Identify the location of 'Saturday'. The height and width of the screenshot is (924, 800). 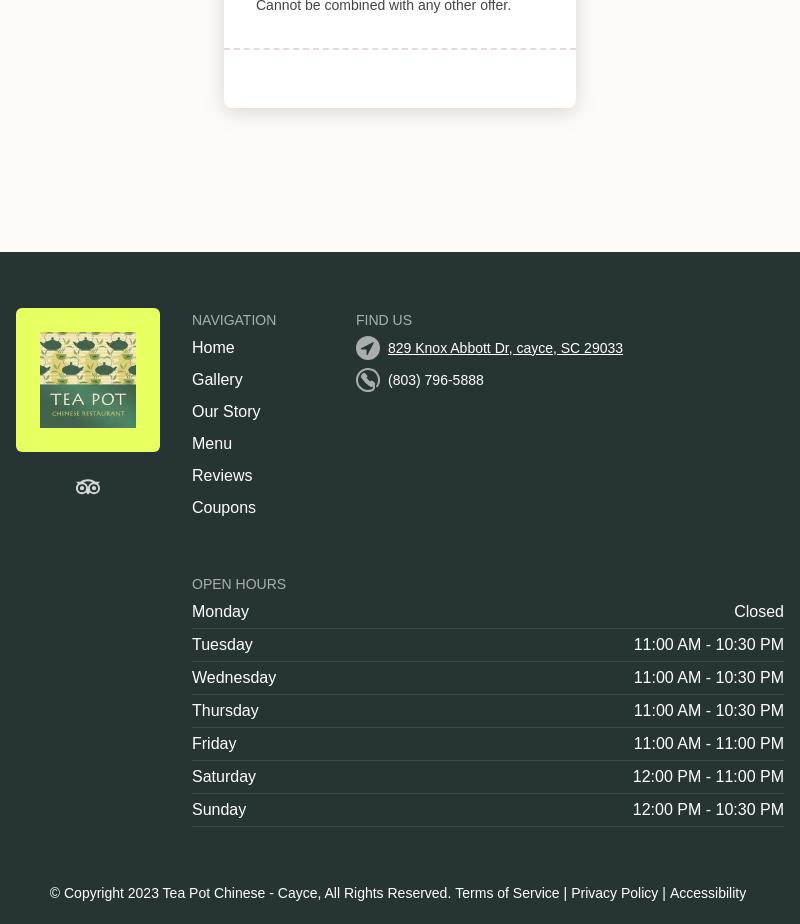
(224, 776).